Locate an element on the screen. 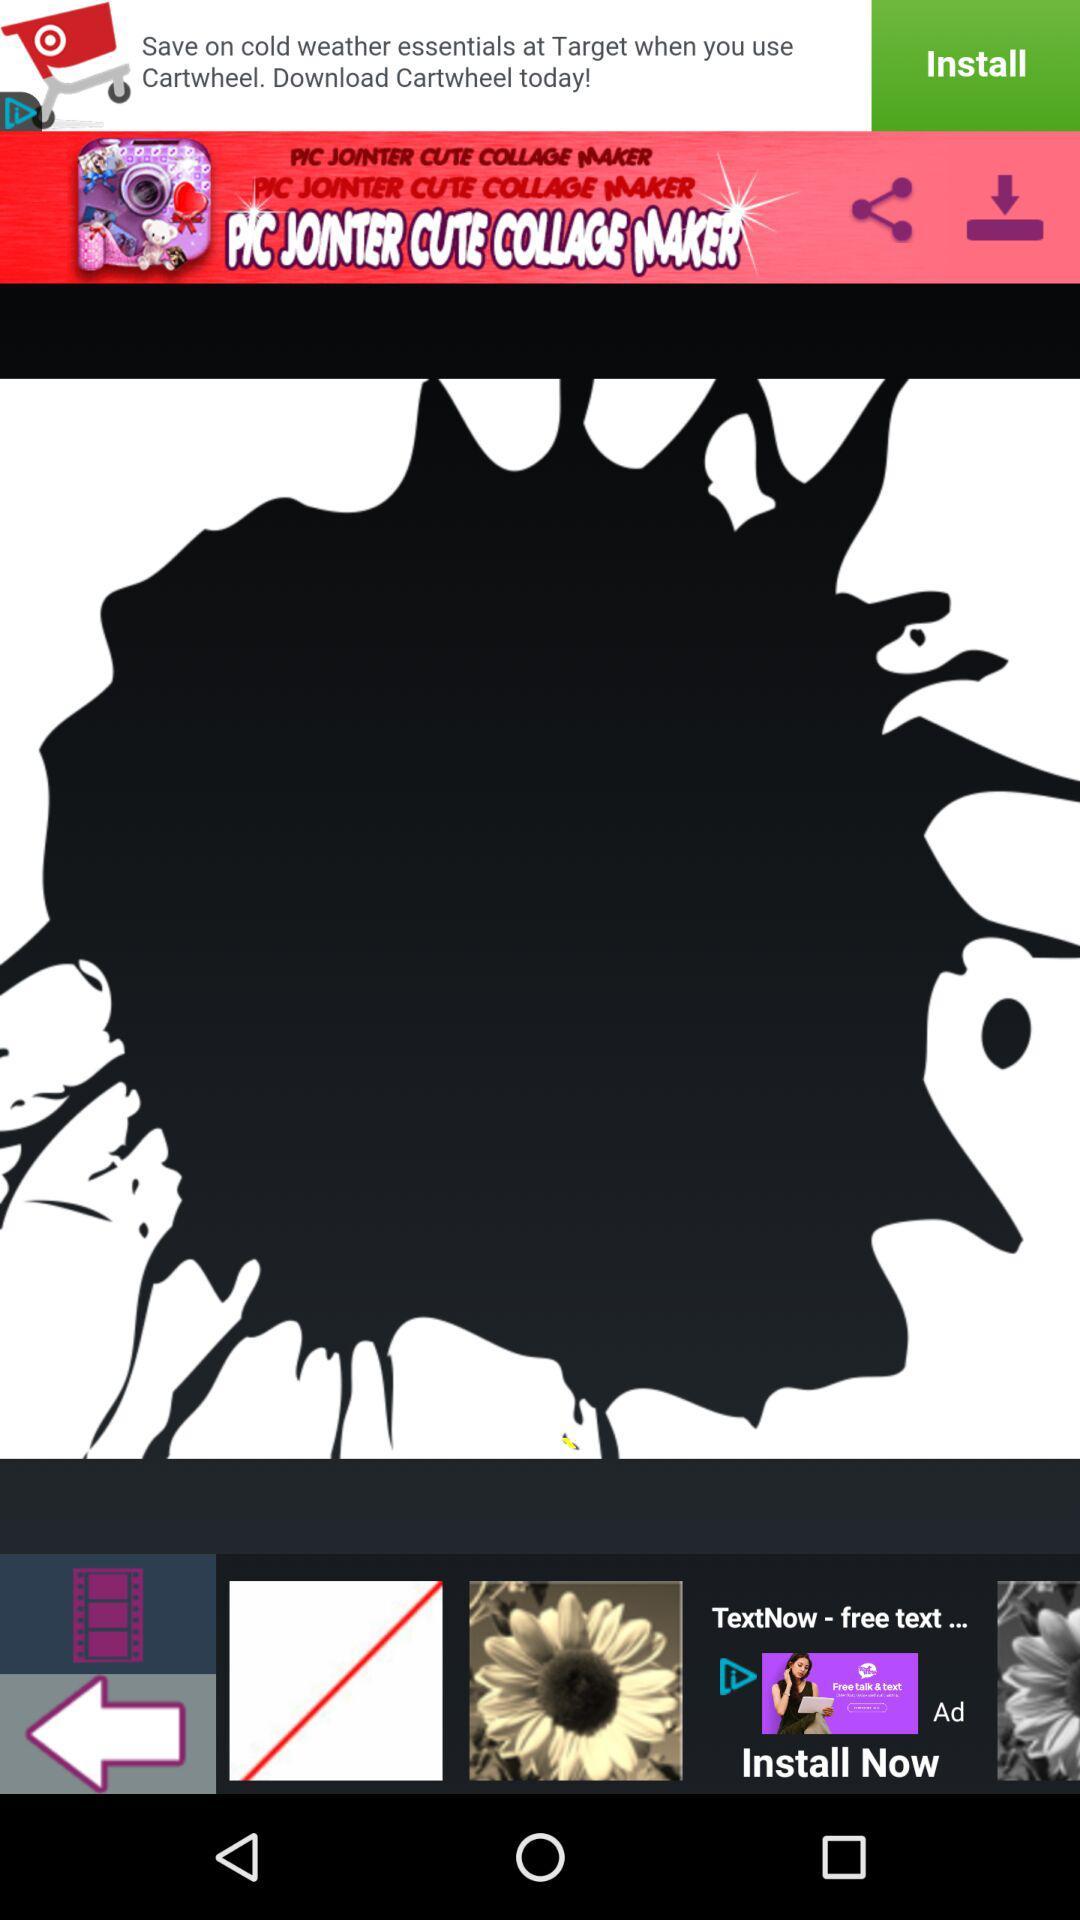  advertisement is located at coordinates (840, 1692).